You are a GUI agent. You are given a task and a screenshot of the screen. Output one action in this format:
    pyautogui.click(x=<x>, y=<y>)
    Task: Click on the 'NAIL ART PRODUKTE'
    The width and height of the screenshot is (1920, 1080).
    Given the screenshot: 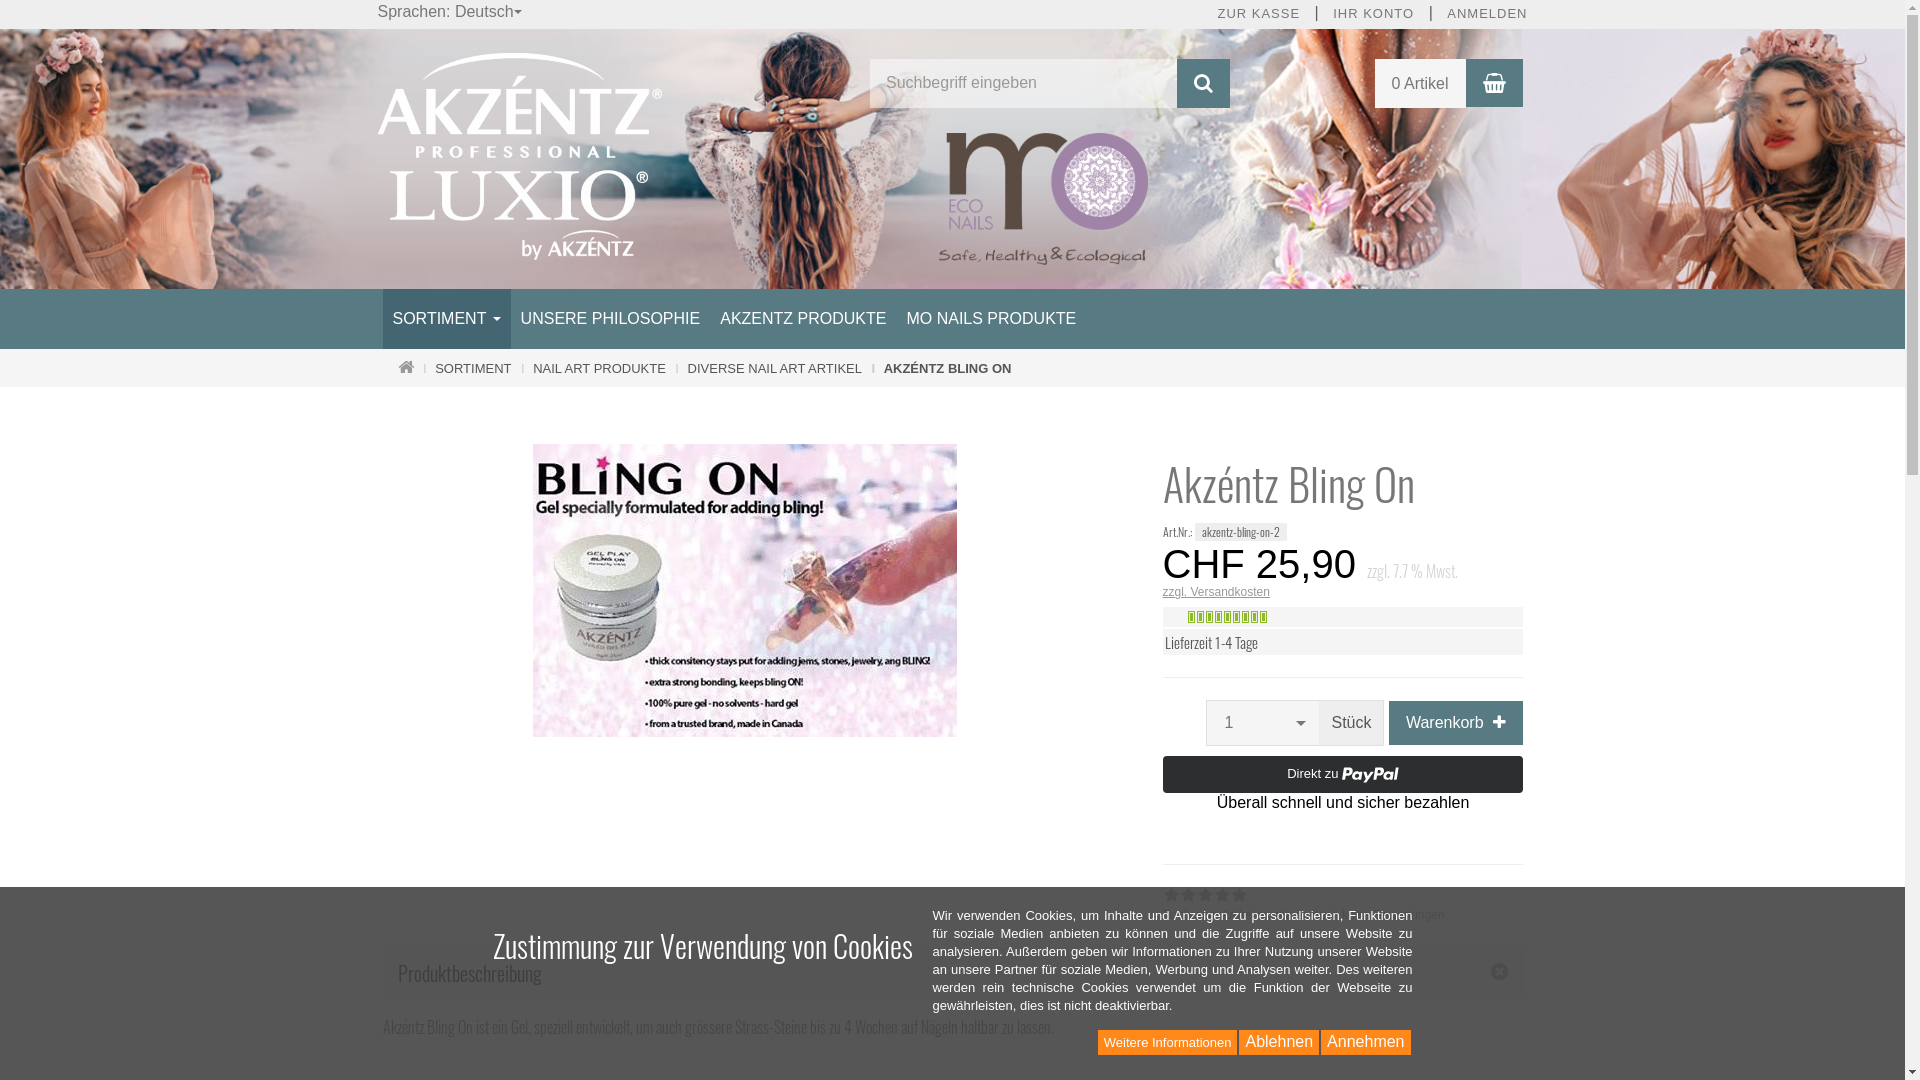 What is the action you would take?
    pyautogui.click(x=598, y=368)
    